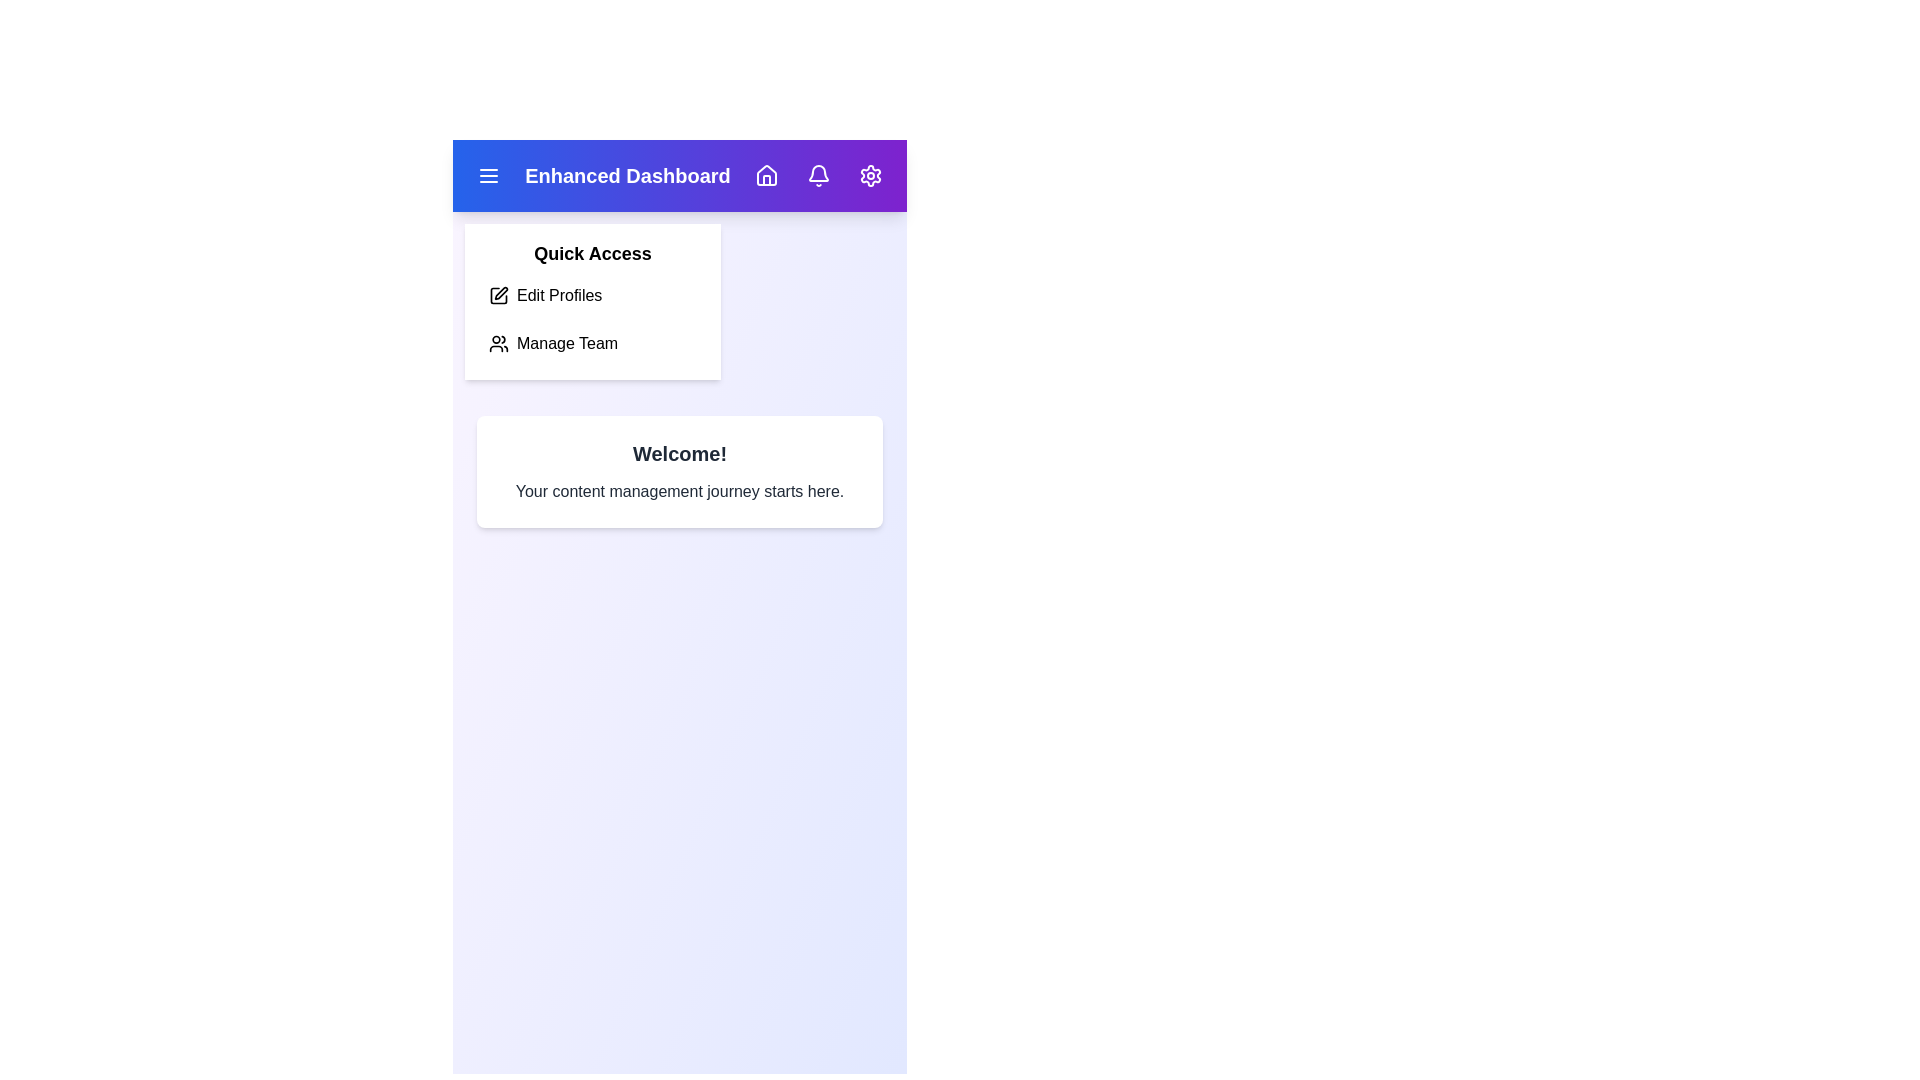  I want to click on the Bell icon to access notifications, so click(819, 175).